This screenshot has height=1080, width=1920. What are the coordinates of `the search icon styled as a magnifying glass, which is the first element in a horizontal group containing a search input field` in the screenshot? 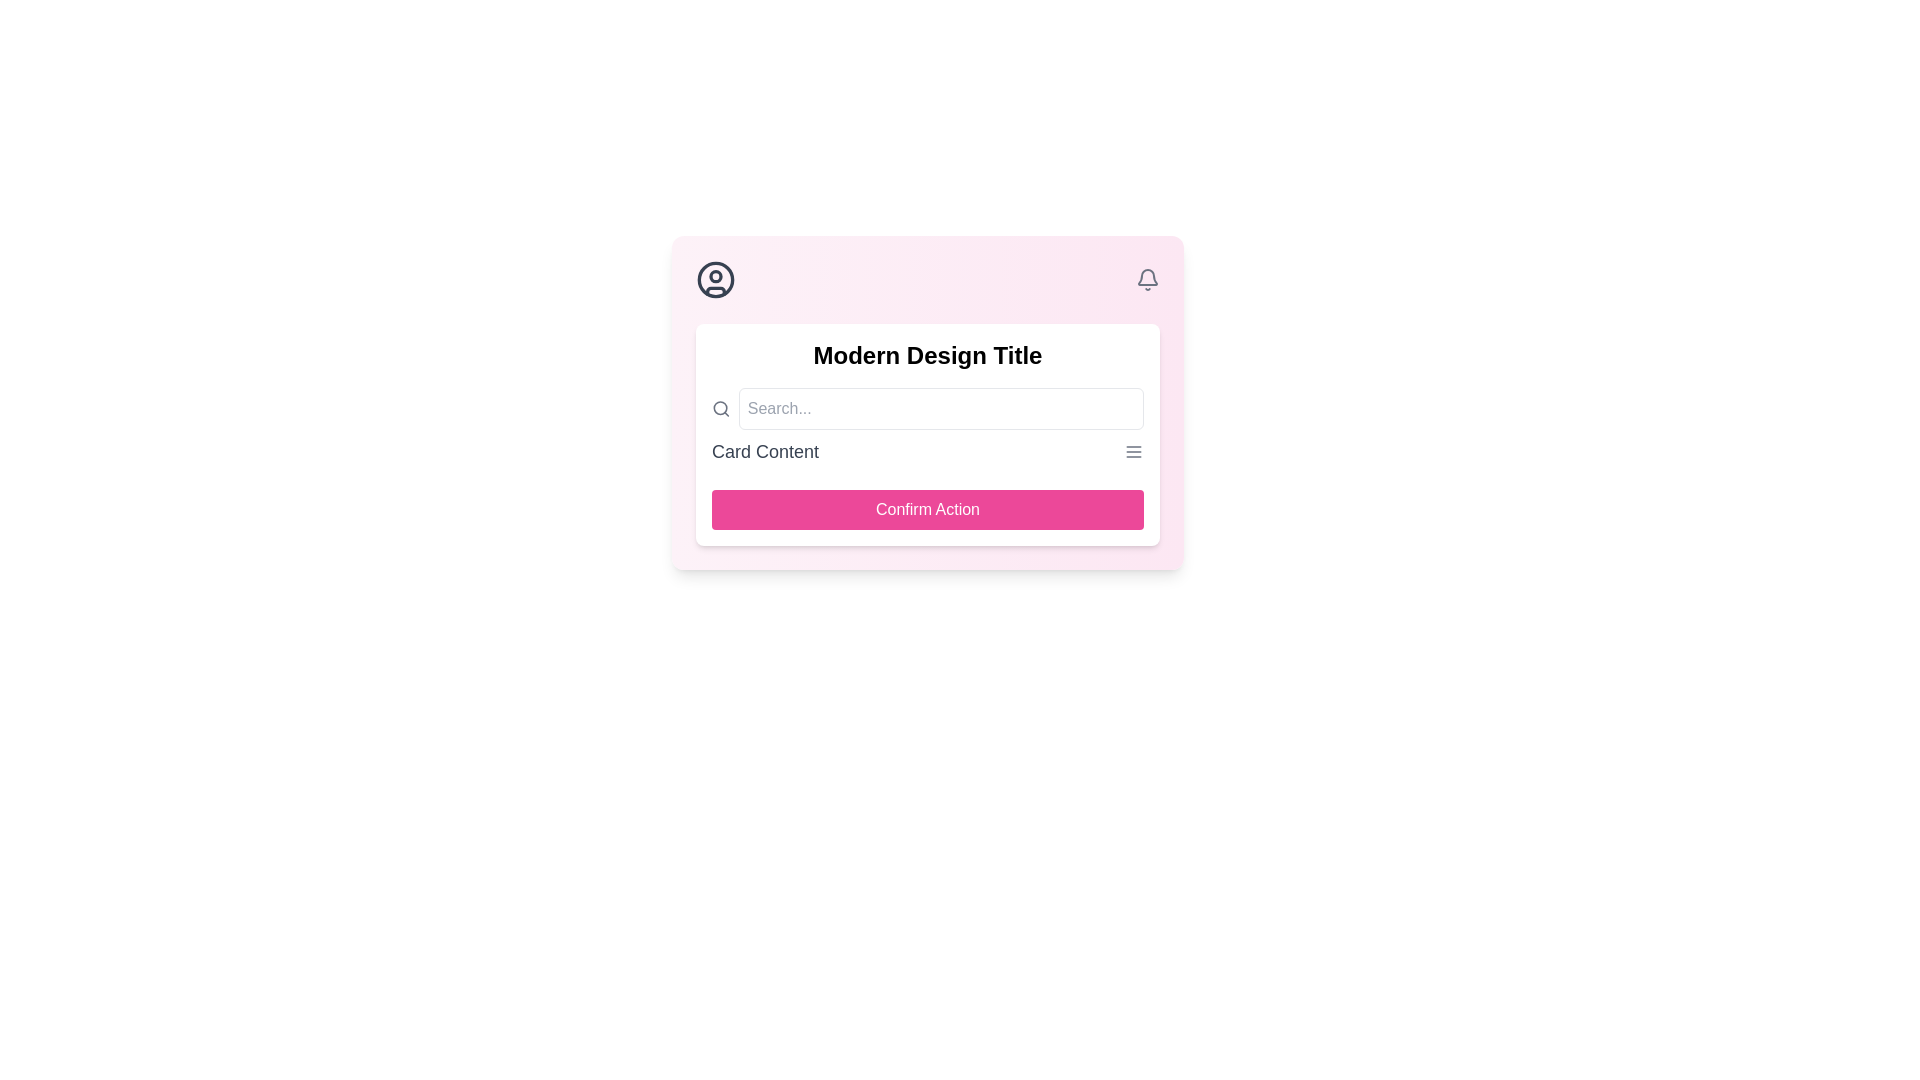 It's located at (720, 407).